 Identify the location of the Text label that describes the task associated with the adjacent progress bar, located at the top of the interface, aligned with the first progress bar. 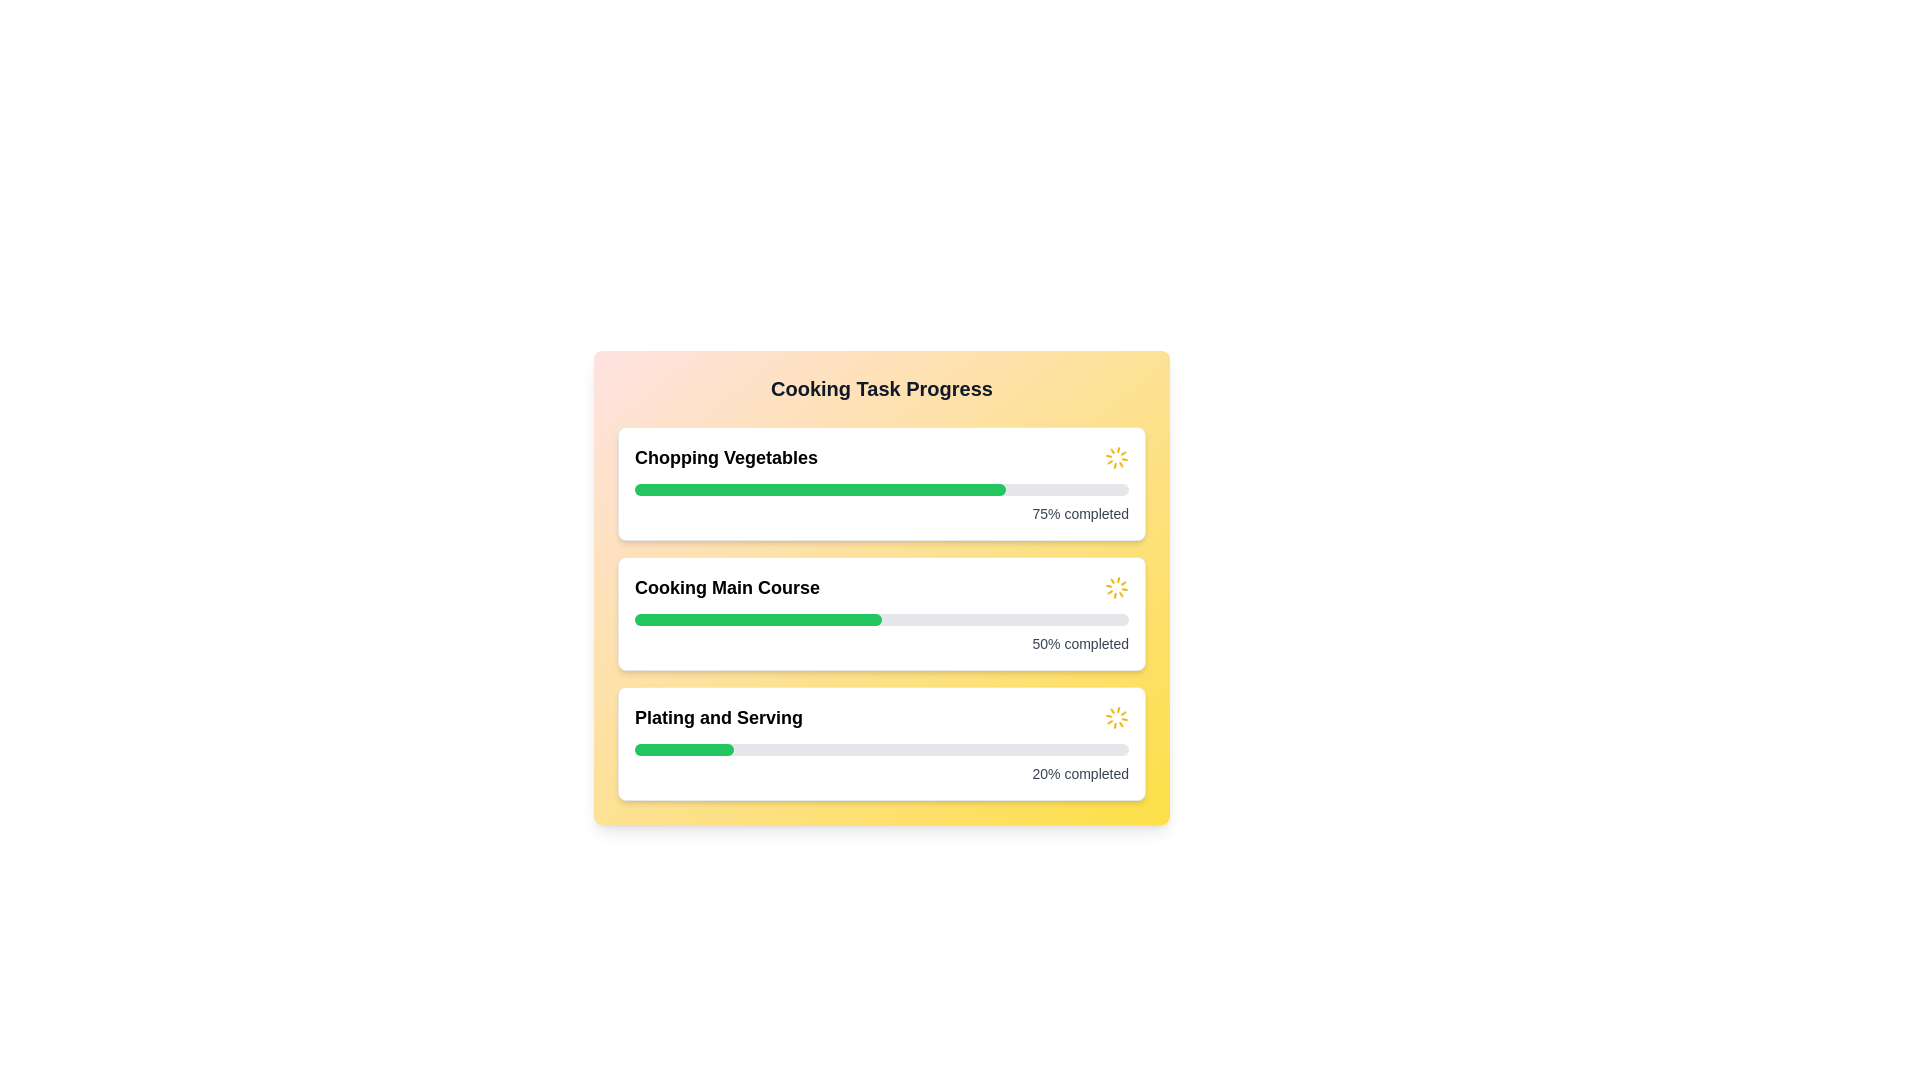
(725, 458).